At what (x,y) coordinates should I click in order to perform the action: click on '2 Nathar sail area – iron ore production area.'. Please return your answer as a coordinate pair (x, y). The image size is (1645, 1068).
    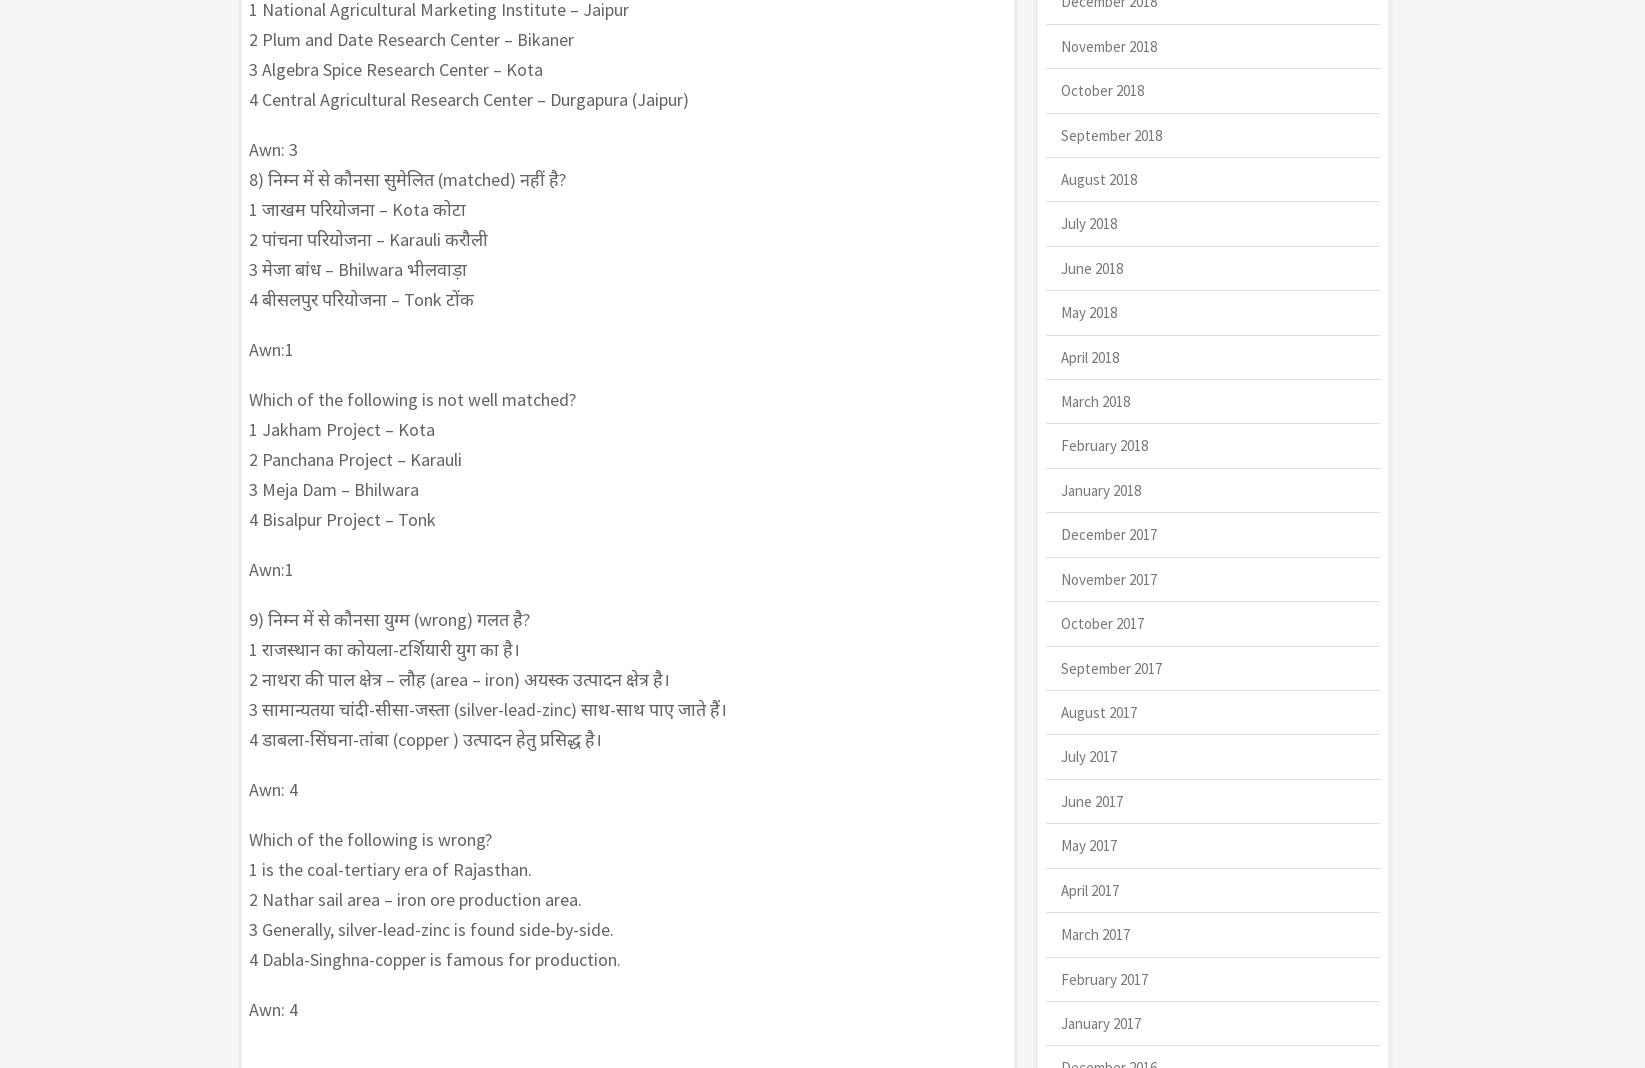
    Looking at the image, I should click on (413, 898).